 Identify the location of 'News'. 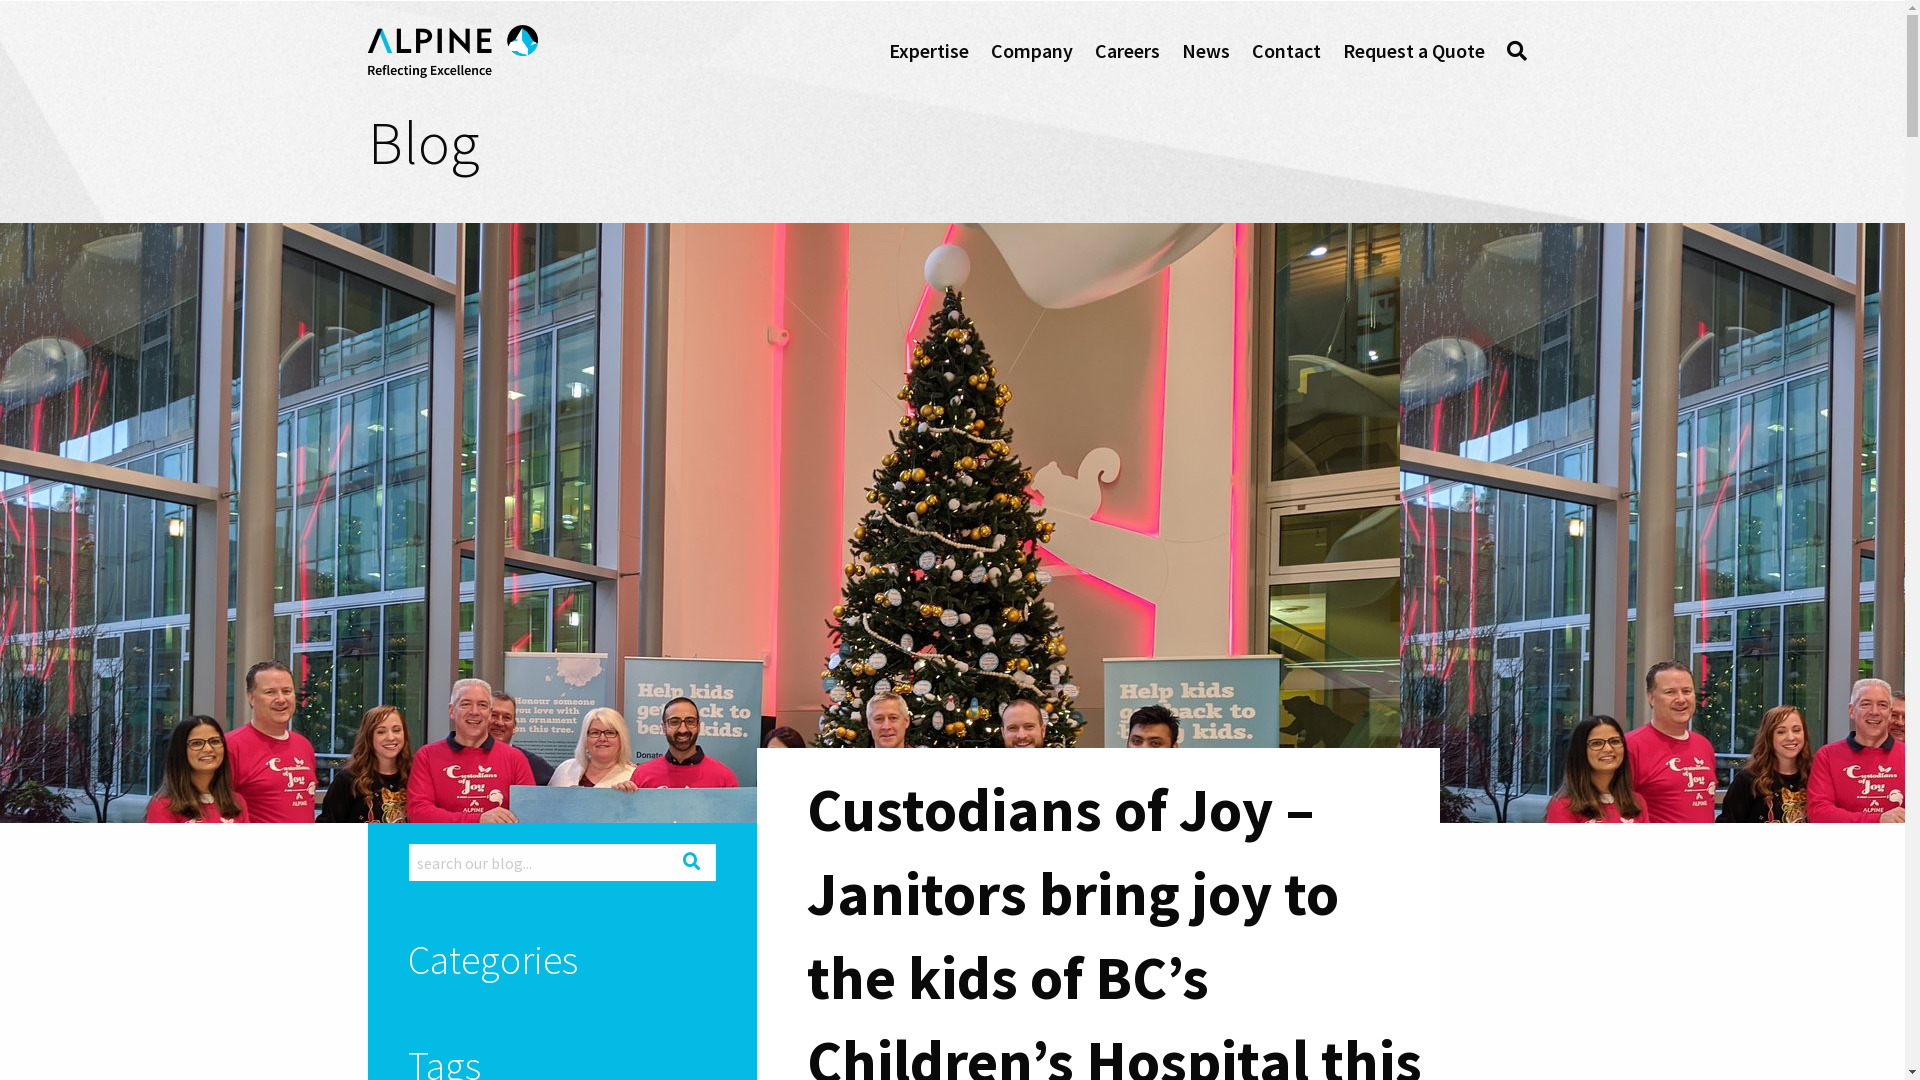
(1204, 55).